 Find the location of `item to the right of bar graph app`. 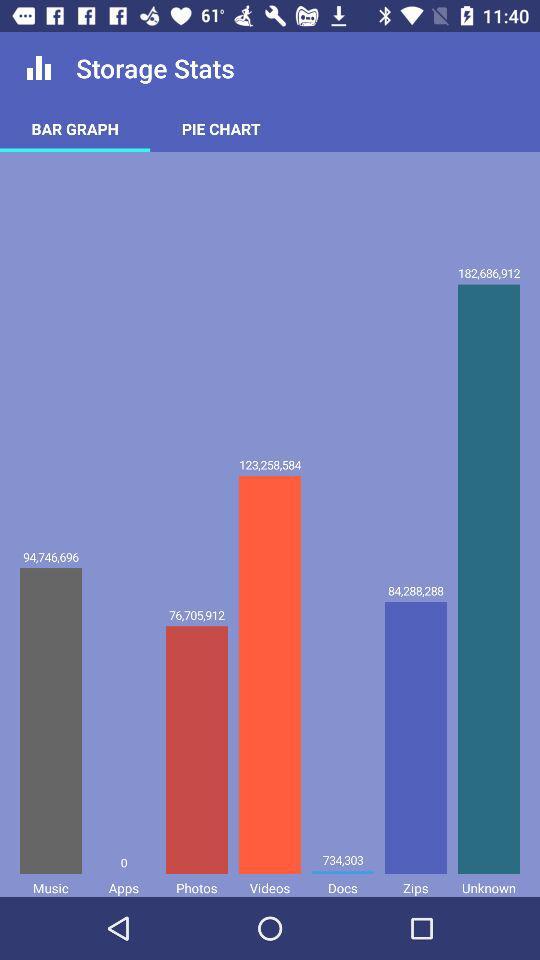

item to the right of bar graph app is located at coordinates (220, 127).